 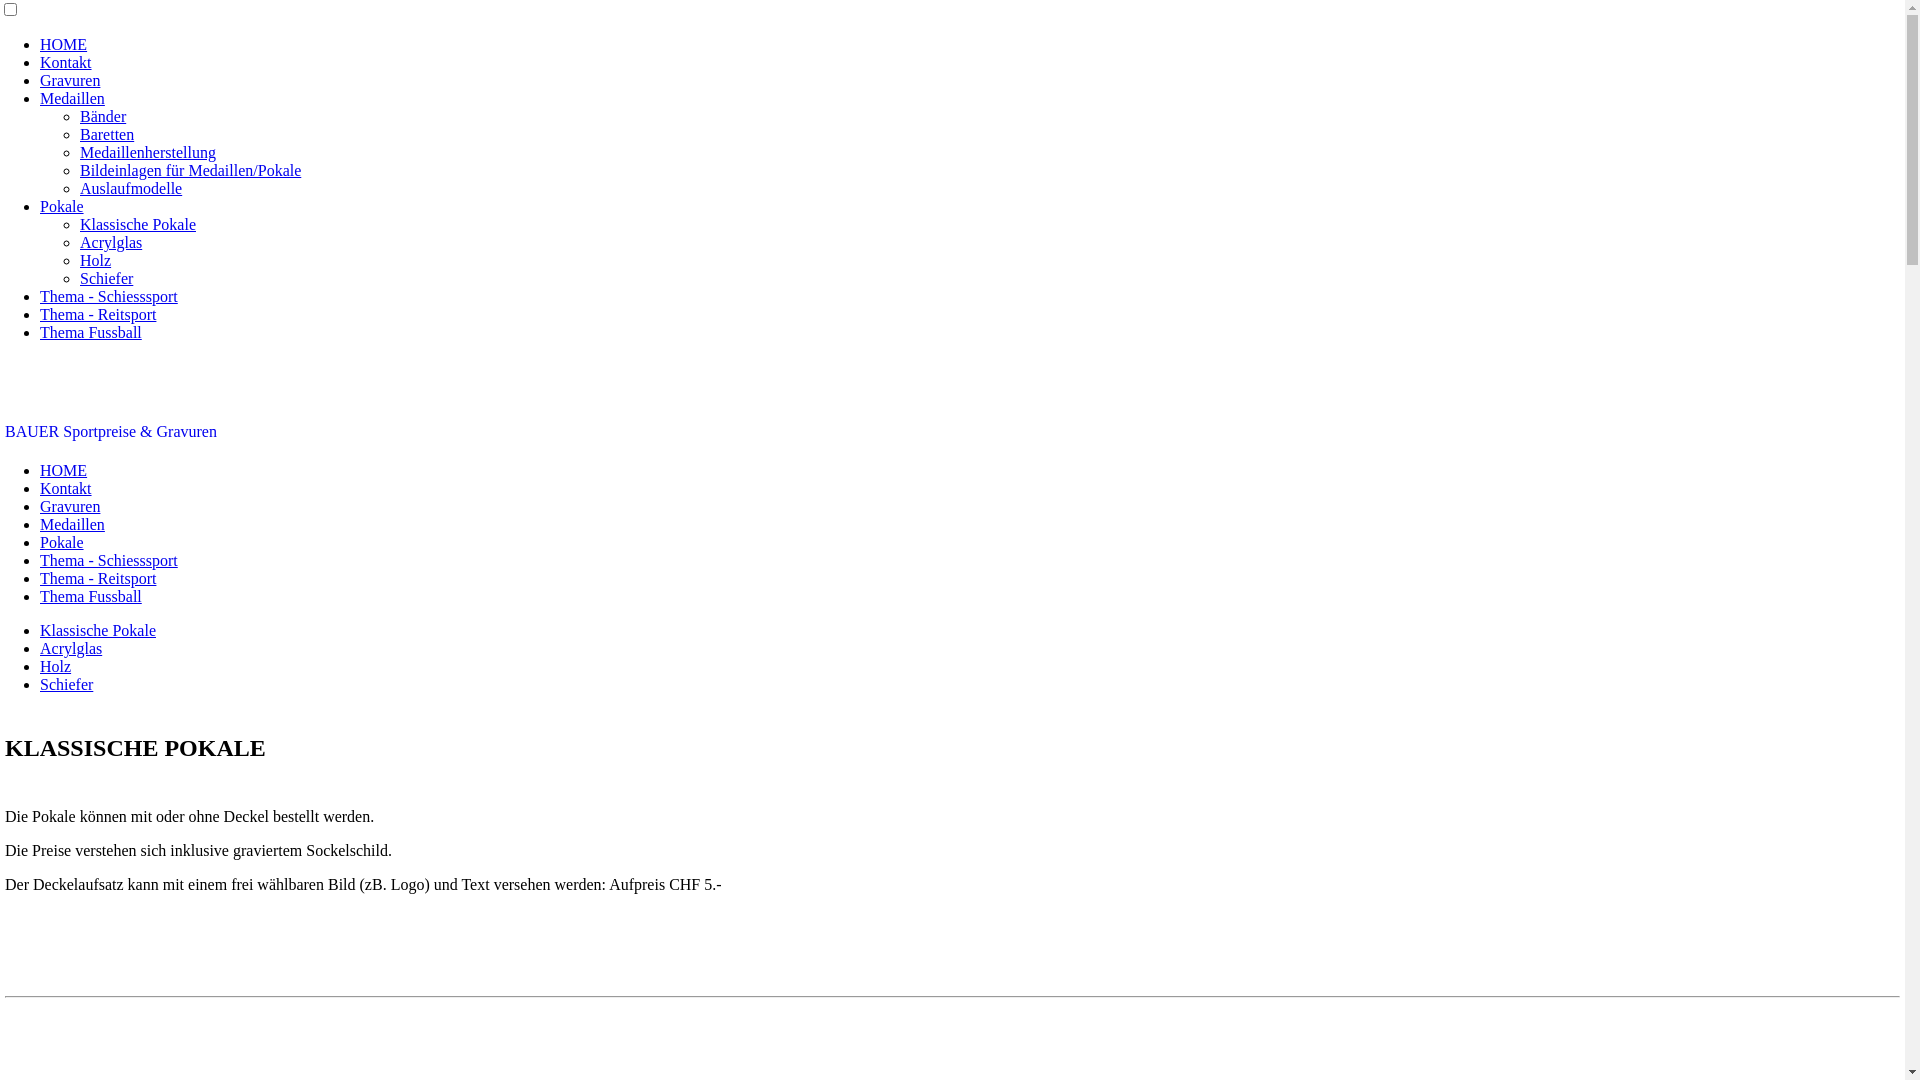 What do you see at coordinates (96, 578) in the screenshot?
I see `'Thema - Reitsport'` at bounding box center [96, 578].